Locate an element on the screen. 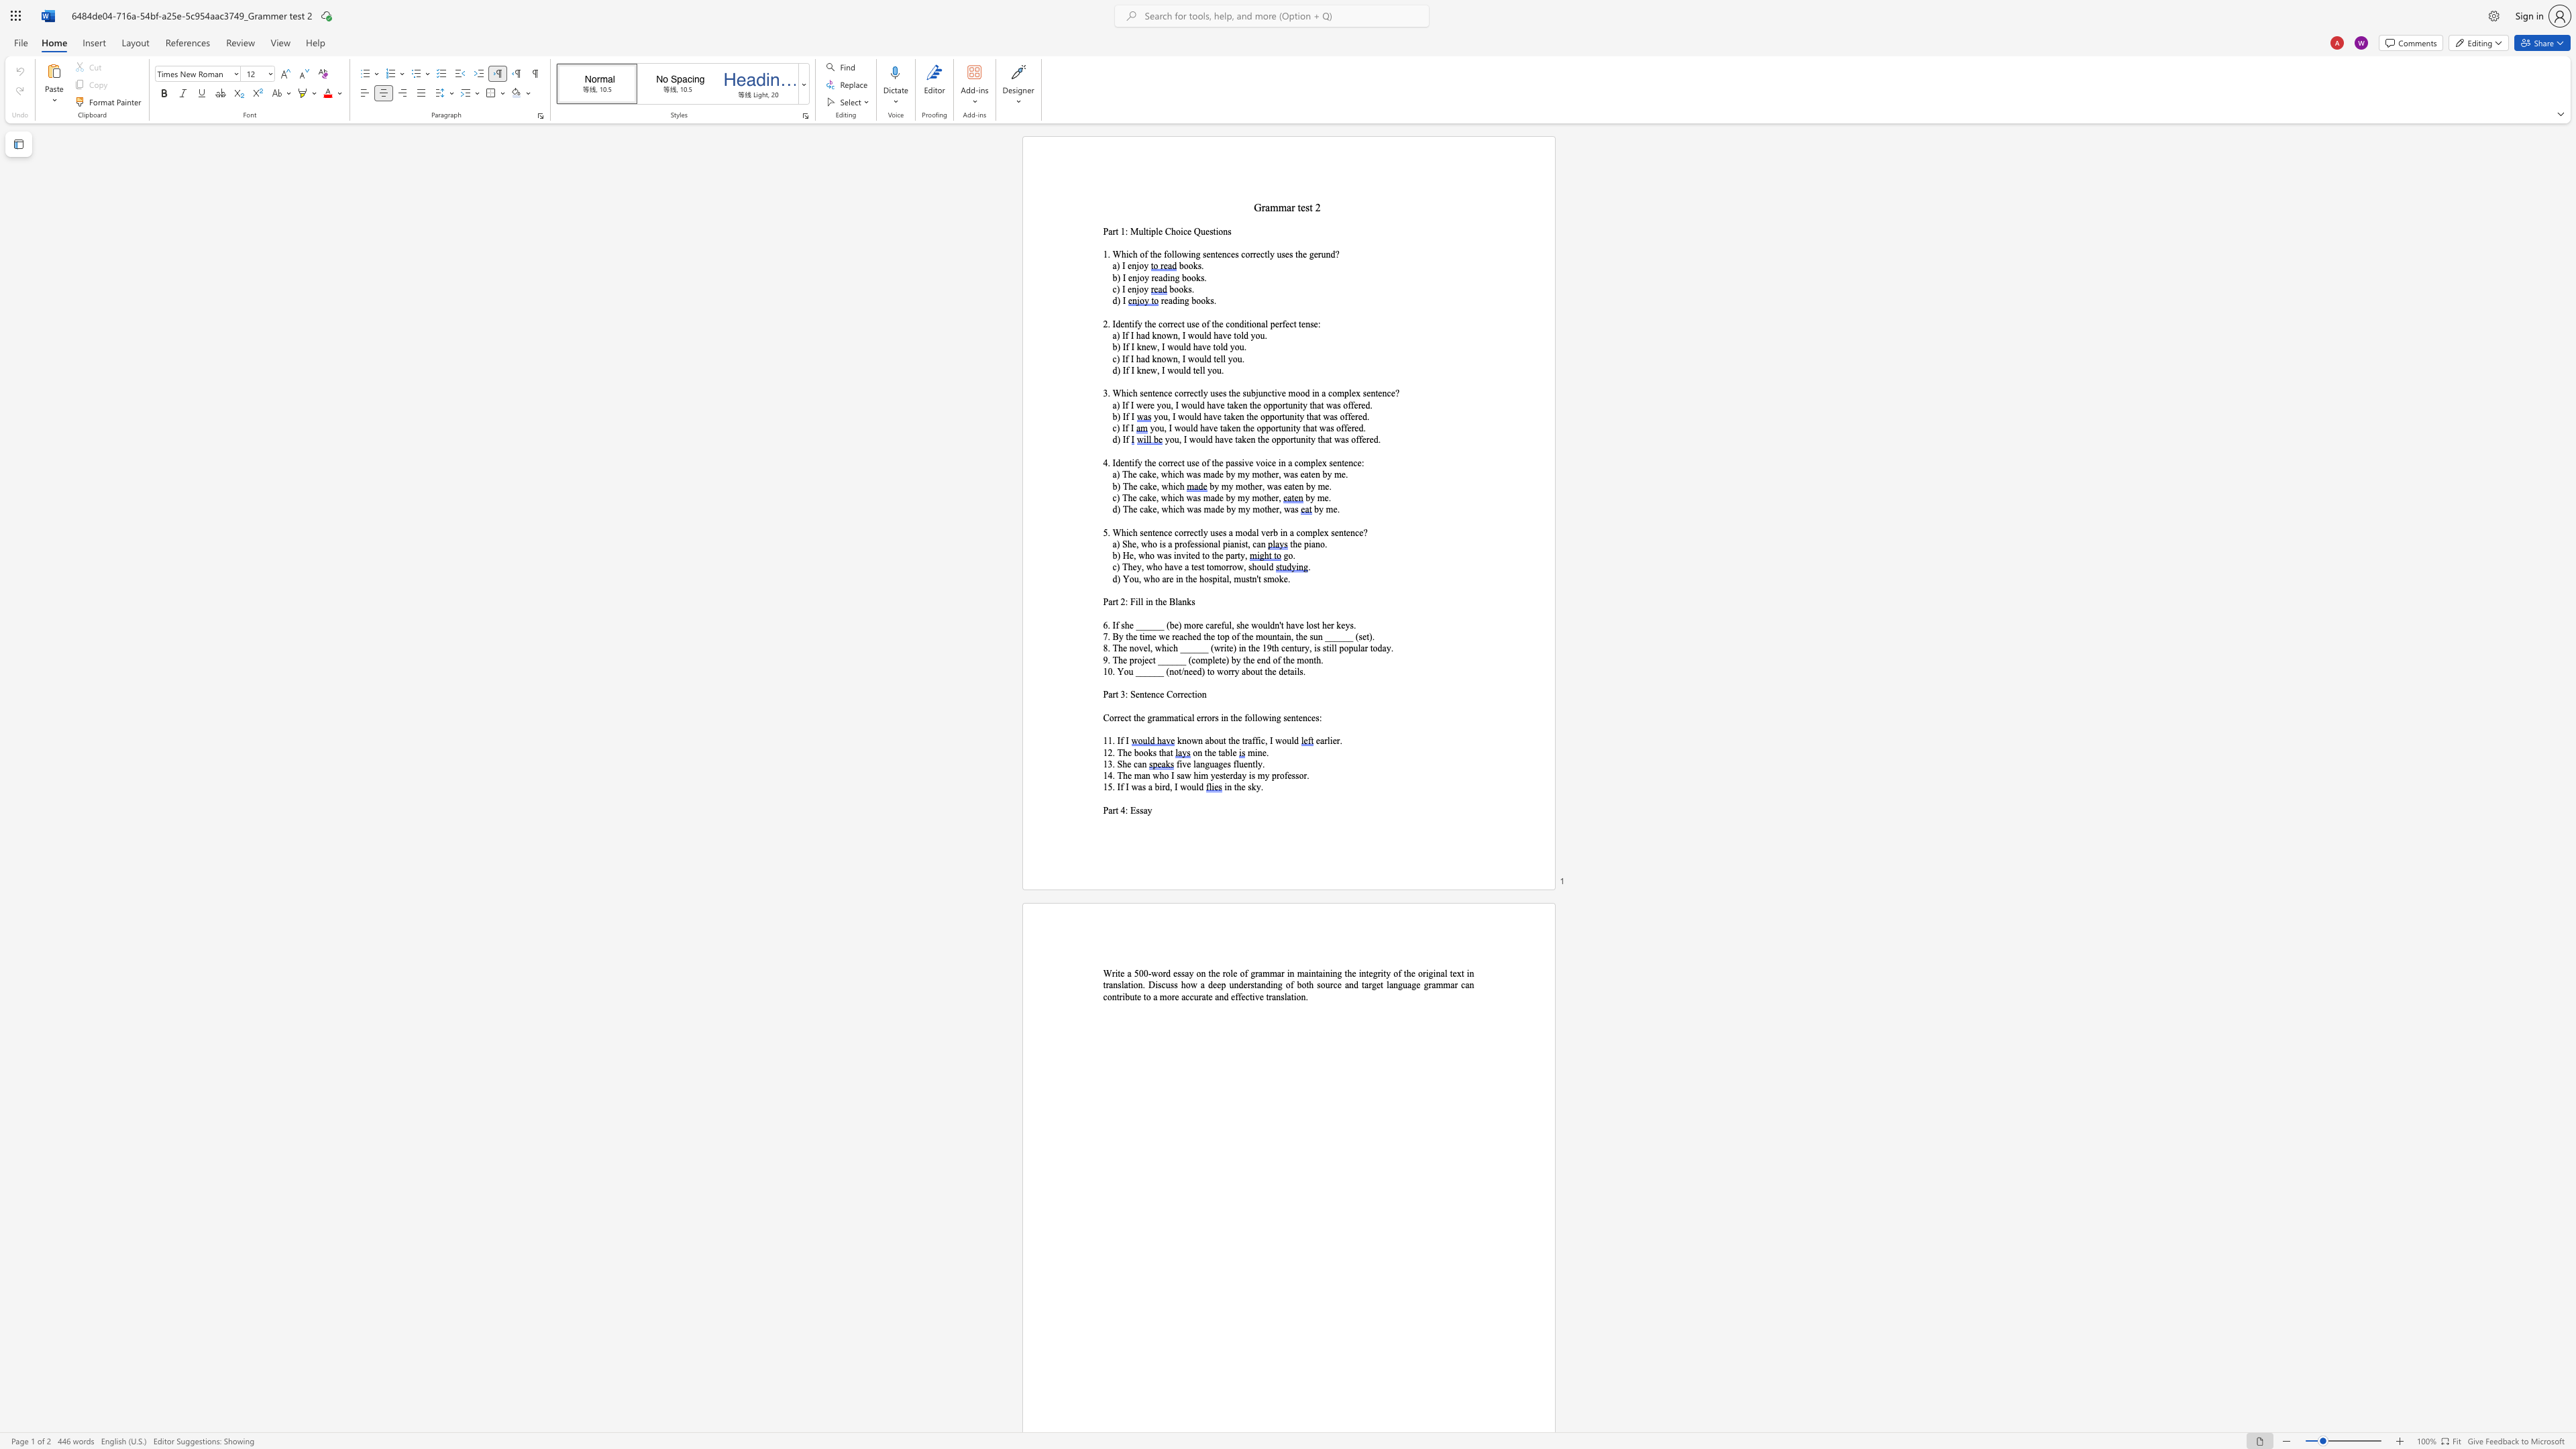 This screenshot has width=2576, height=1449. the subset text "en by" within the text "a) The cake, which was made by my mother, was eaten by me." is located at coordinates (1311, 474).